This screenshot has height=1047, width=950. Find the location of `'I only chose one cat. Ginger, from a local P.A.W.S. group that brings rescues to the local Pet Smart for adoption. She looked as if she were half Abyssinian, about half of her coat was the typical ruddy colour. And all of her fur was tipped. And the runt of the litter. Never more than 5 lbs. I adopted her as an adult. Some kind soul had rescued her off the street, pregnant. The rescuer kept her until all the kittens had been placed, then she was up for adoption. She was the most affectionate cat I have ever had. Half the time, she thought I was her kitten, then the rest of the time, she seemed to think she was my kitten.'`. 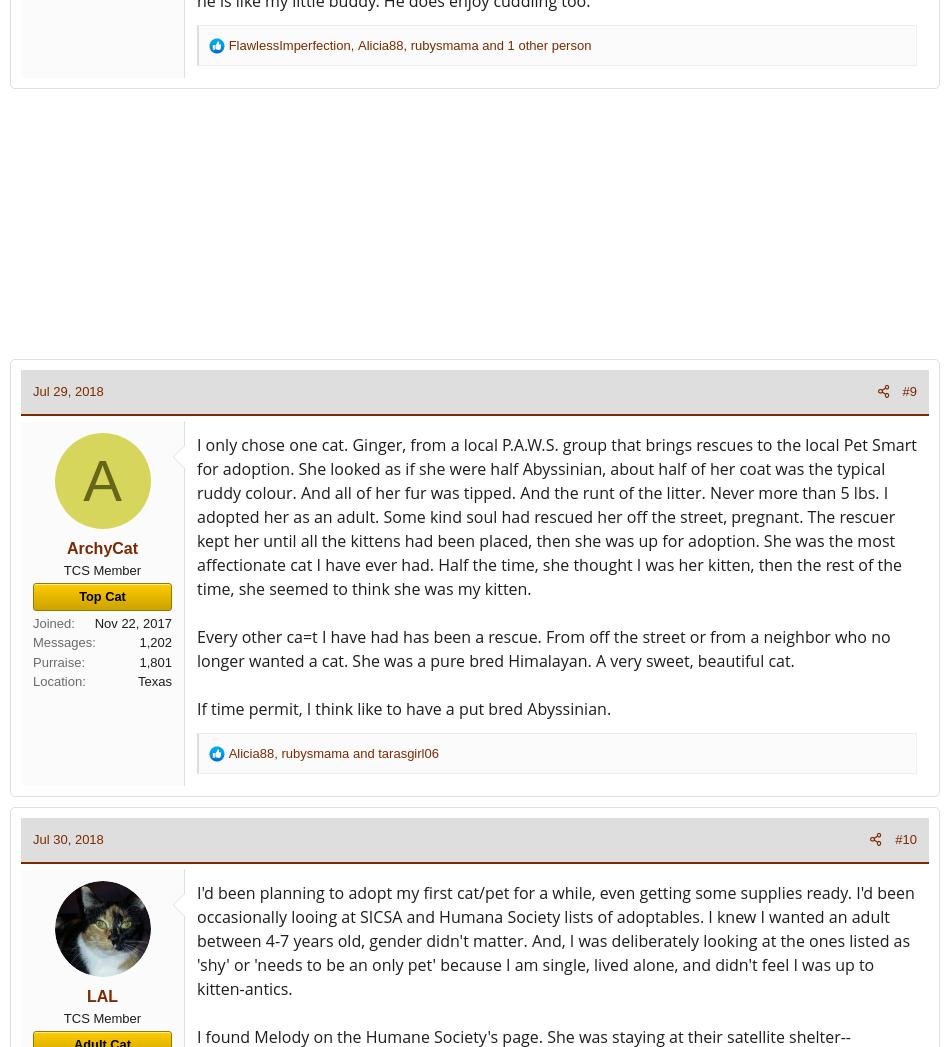

'I only chose one cat. Ginger, from a local P.A.W.S. group that brings rescues to the local Pet Smart for adoption. She looked as if she were half Abyssinian, about half of her coat was the typical ruddy colour. And all of her fur was tipped. And the runt of the litter. Never more than 5 lbs. I adopted her as an adult. Some kind soul had rescued her off the street, pregnant. The rescuer kept her until all the kittens had been placed, then she was up for adoption. She was the most affectionate cat I have ever had. Half the time, she thought I was her kitten, then the rest of the time, she seemed to think she was my kitten.' is located at coordinates (556, 514).